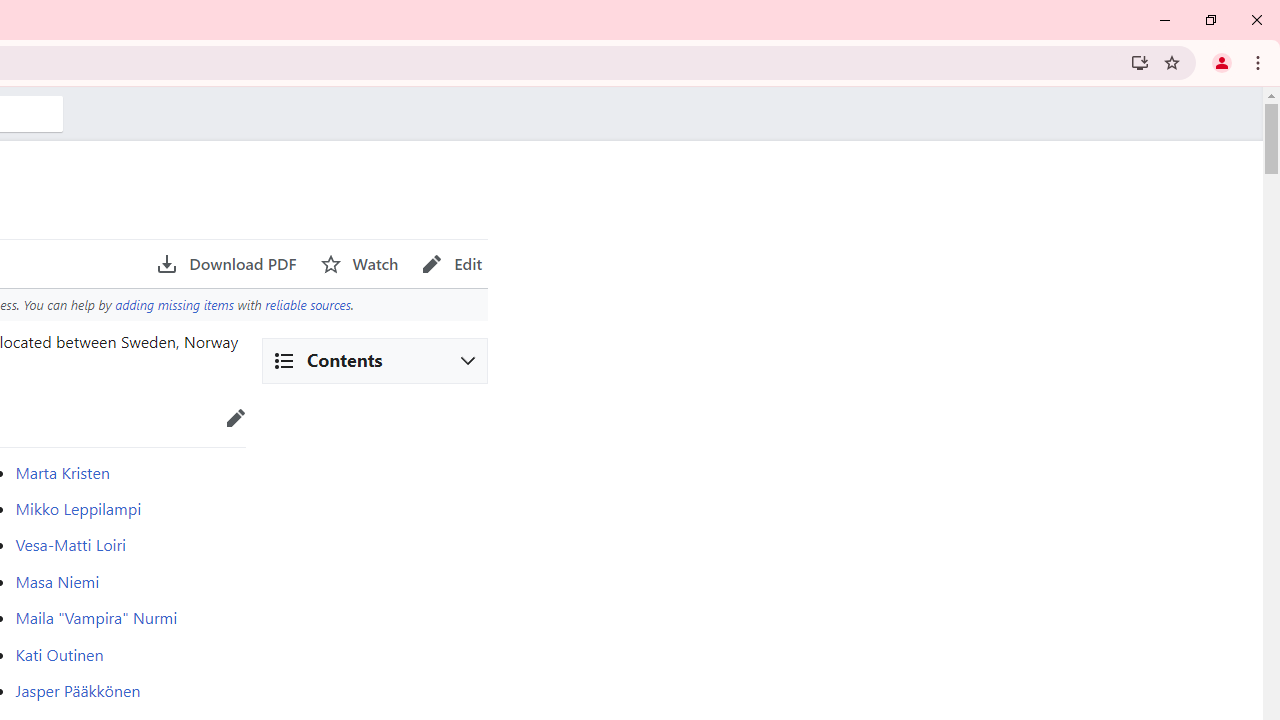  Describe the element at coordinates (359, 263) in the screenshot. I see `'AutomationID: page-actions-watch'` at that location.